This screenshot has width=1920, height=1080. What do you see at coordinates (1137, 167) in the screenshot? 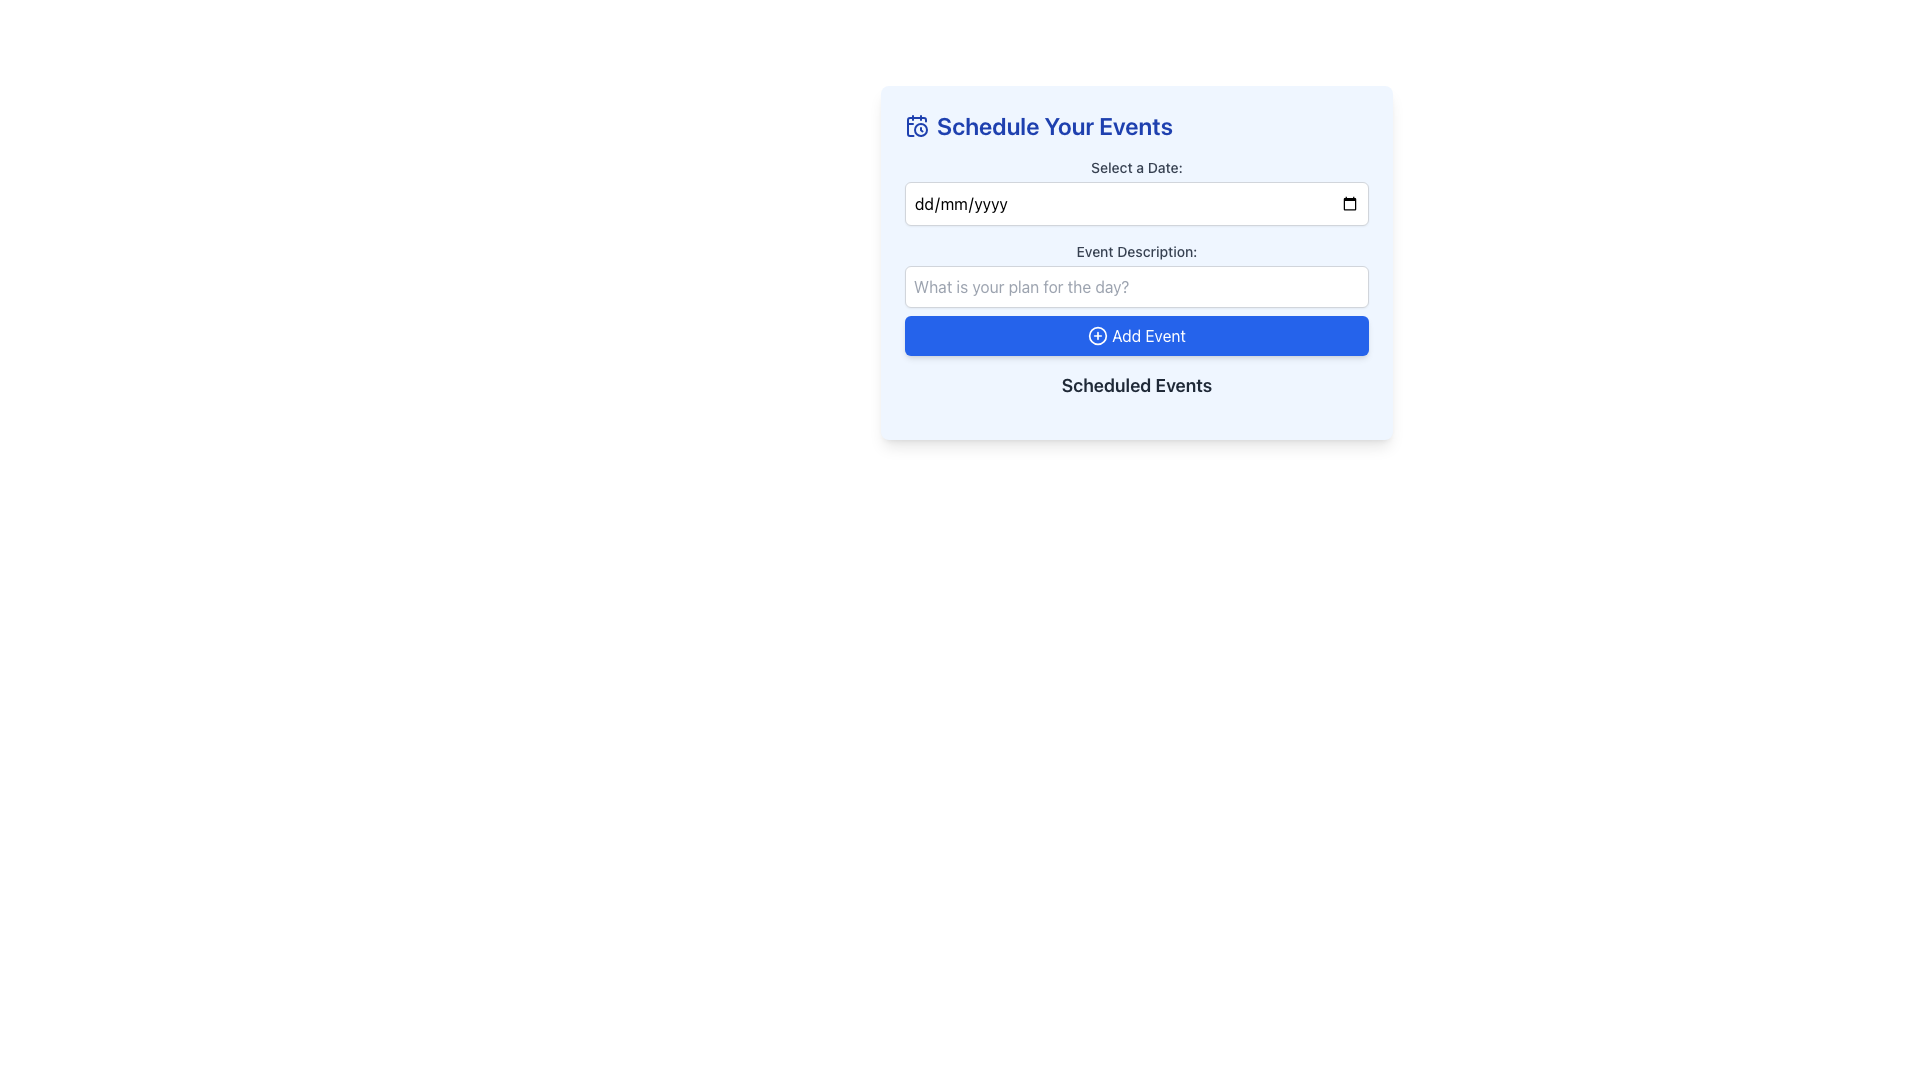
I see `the text label displaying 'Select a Date:' which is styled in gray and positioned above the date input field in the 'Schedule Your Events' form` at bounding box center [1137, 167].